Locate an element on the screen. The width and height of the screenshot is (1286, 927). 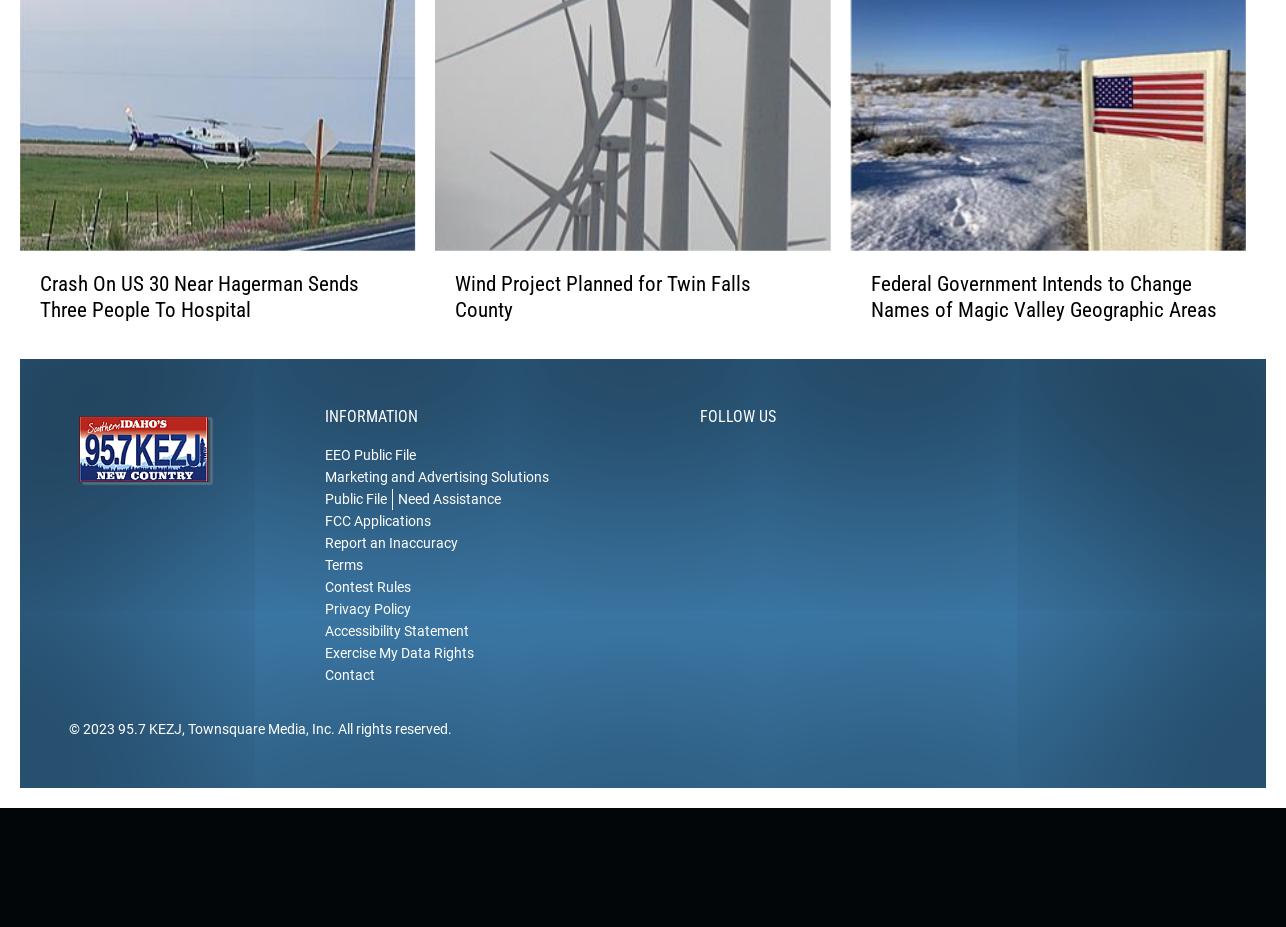
'FCC Applications' is located at coordinates (376, 552).